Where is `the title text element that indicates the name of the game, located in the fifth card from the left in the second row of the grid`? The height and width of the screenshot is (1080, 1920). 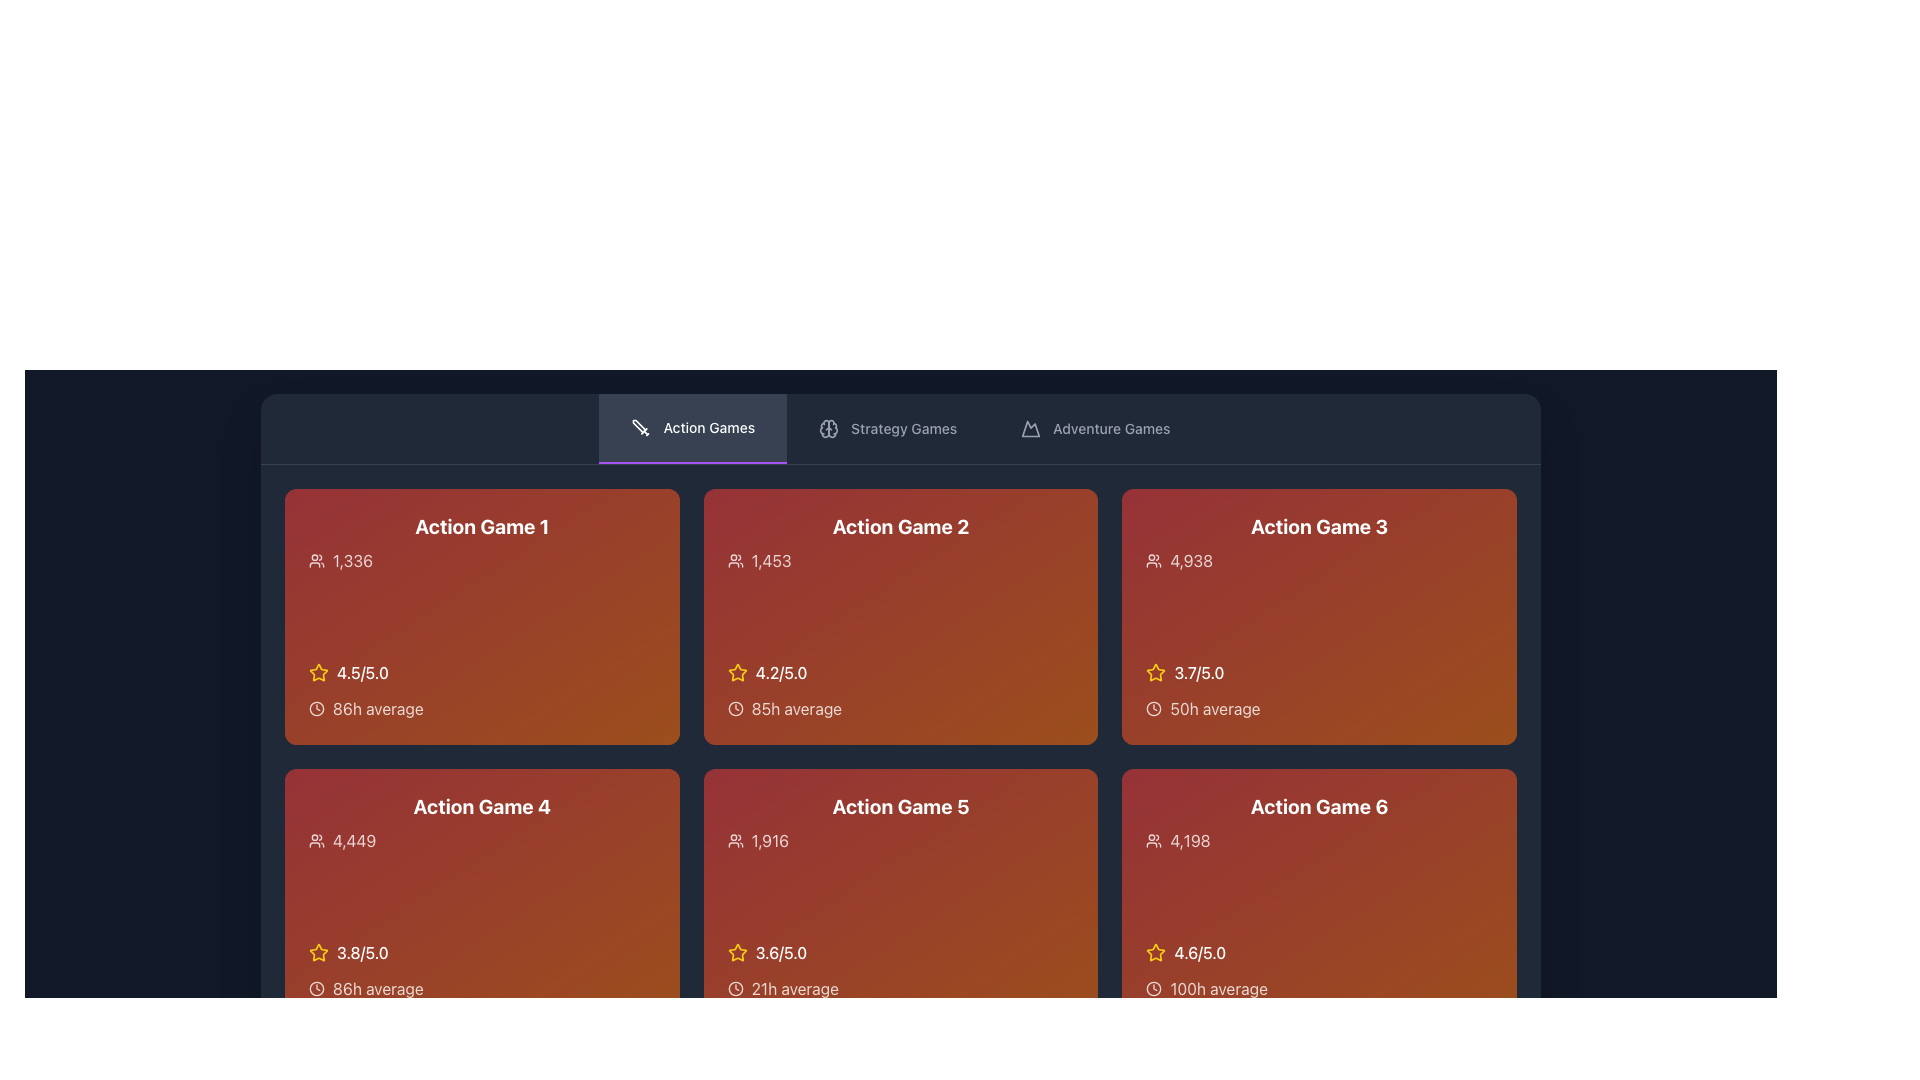 the title text element that indicates the name of the game, located in the fifth card from the left in the second row of the grid is located at coordinates (900, 822).